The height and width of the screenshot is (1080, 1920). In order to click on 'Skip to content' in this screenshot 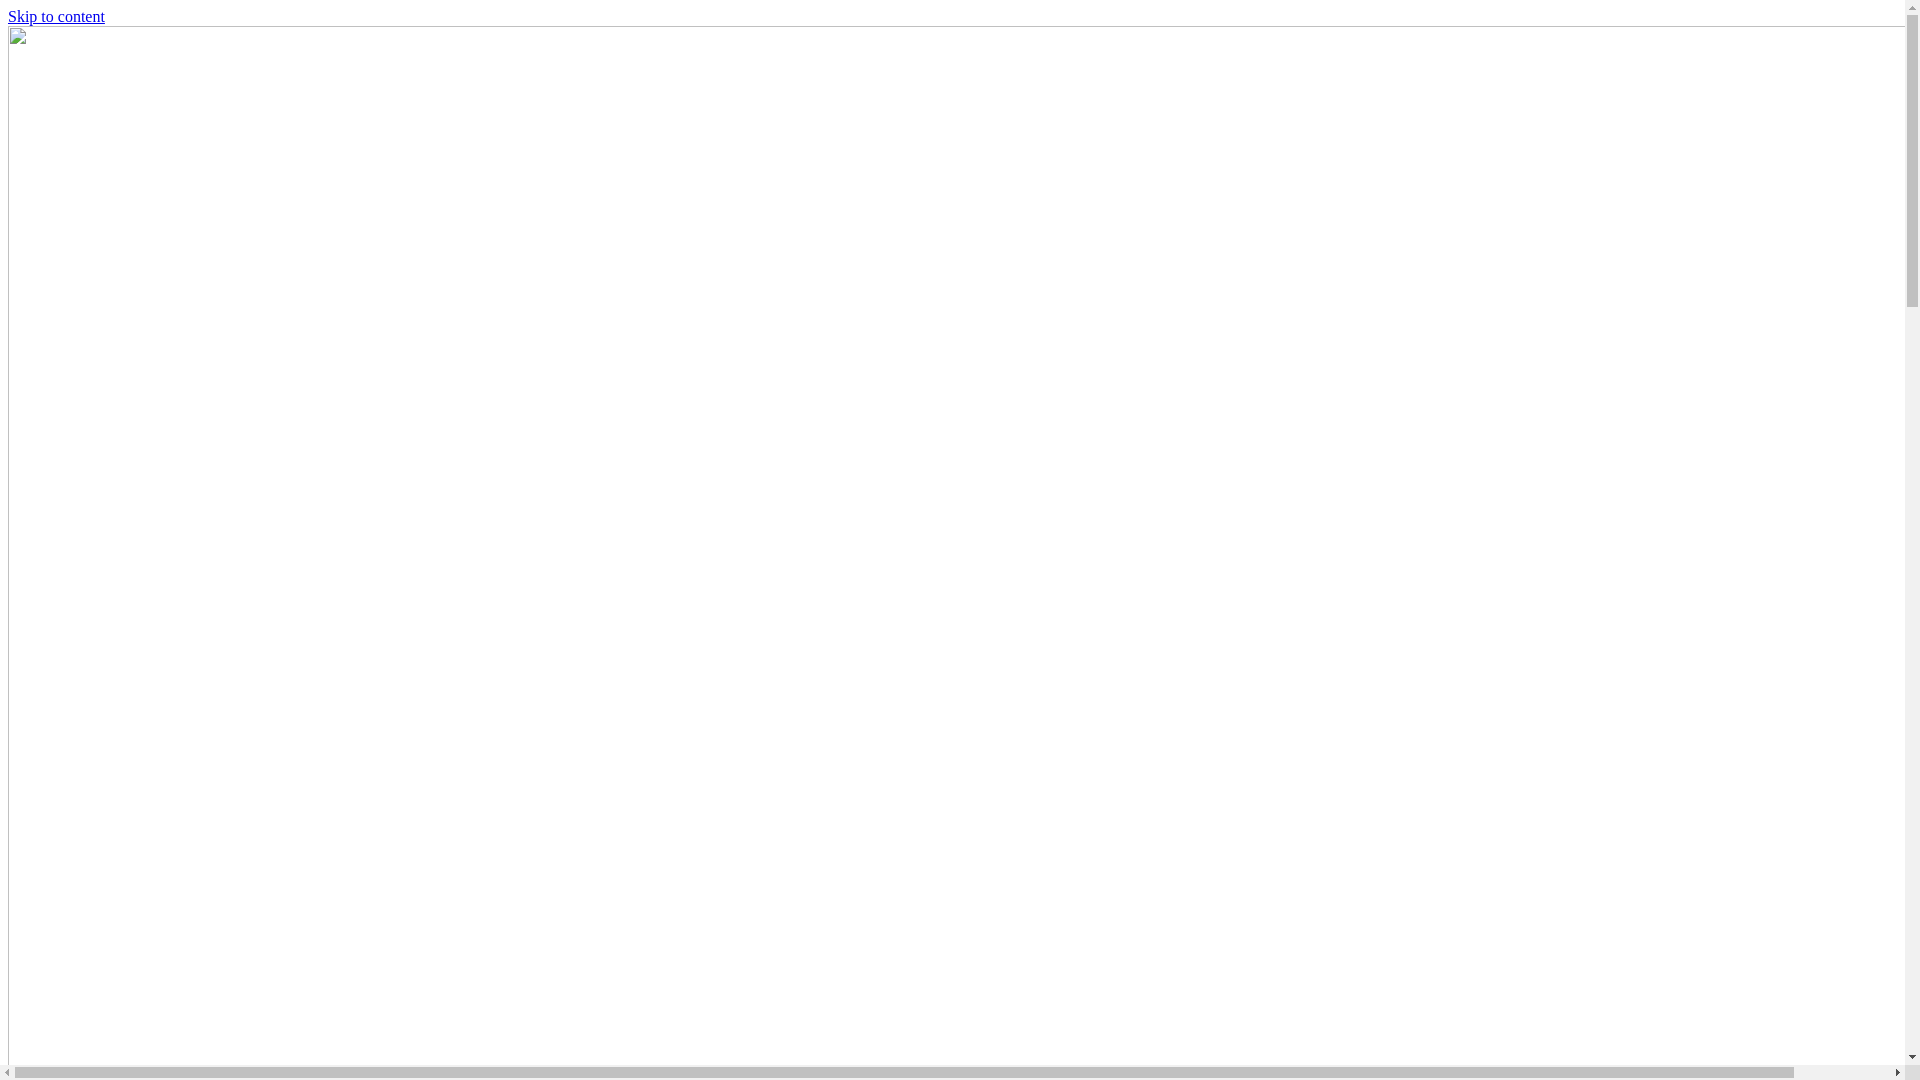, I will do `click(56, 16)`.